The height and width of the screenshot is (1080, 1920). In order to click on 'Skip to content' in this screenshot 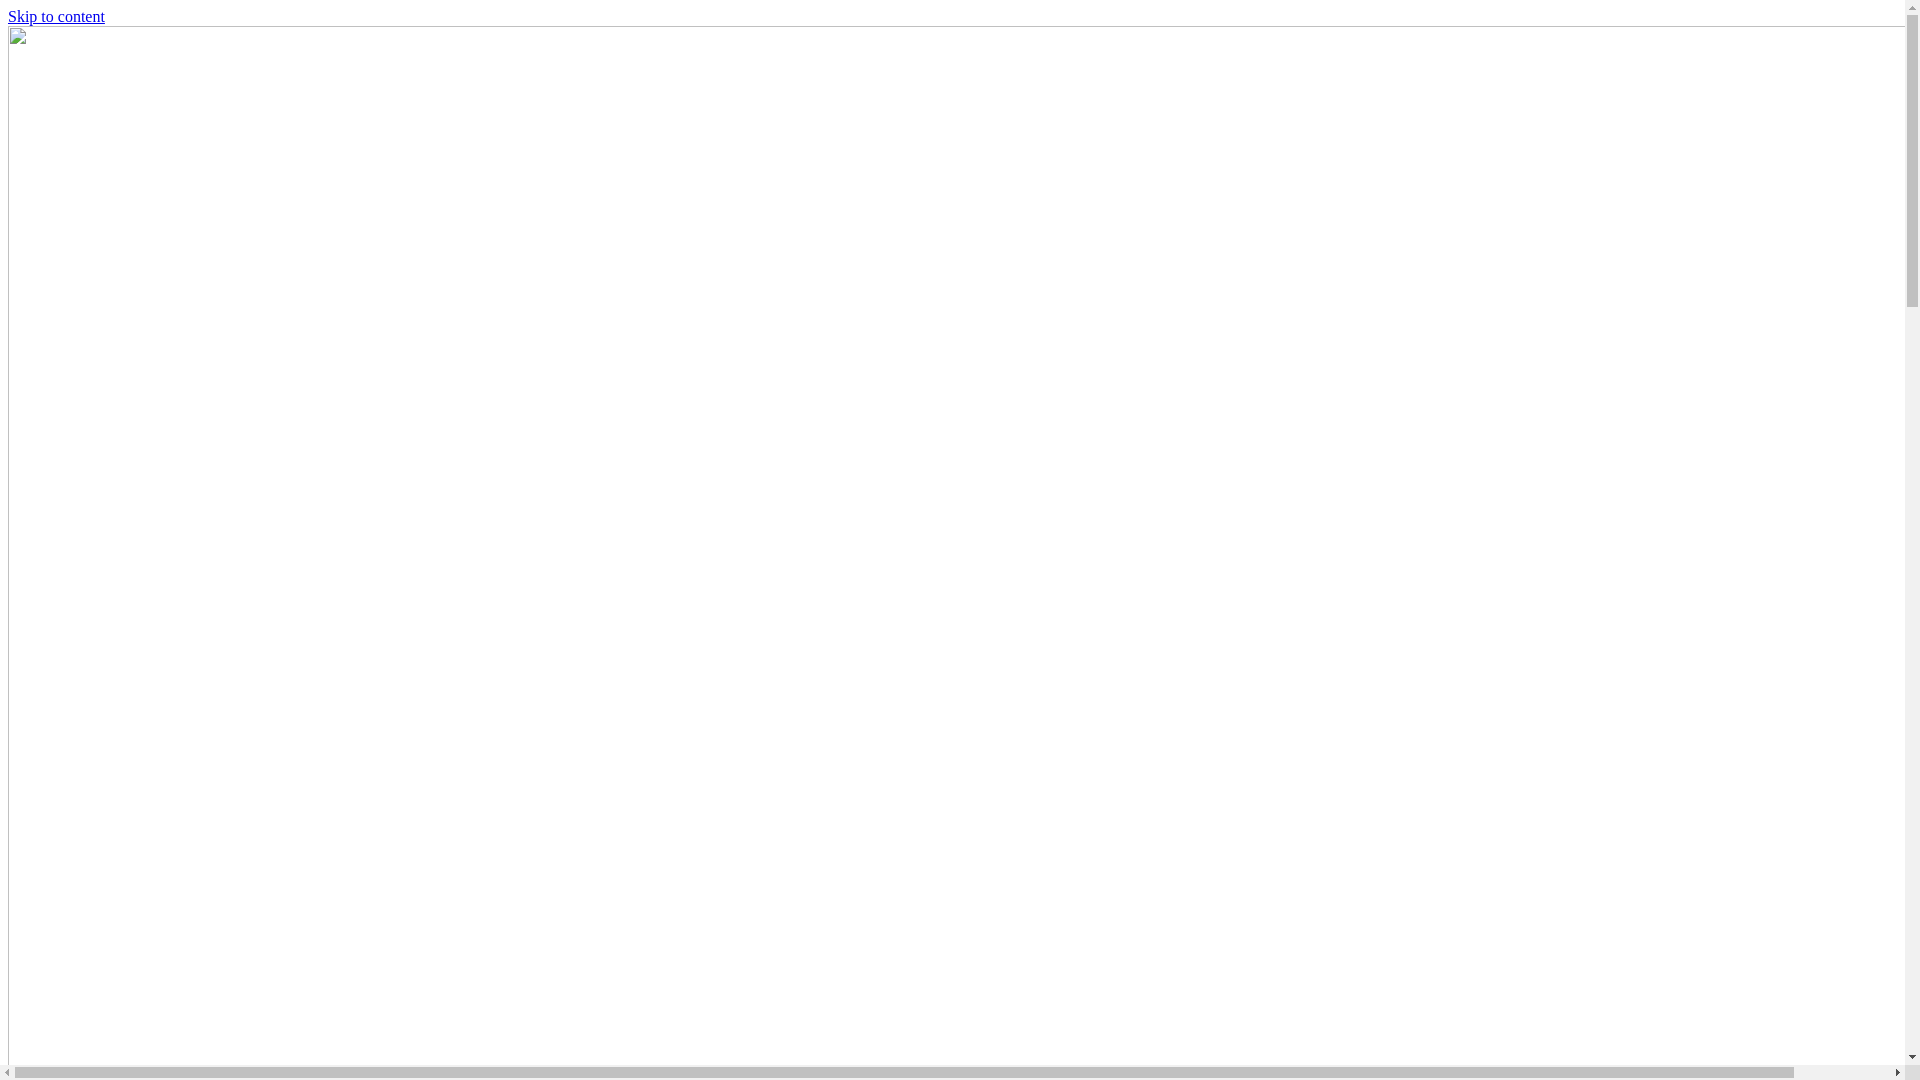, I will do `click(56, 16)`.